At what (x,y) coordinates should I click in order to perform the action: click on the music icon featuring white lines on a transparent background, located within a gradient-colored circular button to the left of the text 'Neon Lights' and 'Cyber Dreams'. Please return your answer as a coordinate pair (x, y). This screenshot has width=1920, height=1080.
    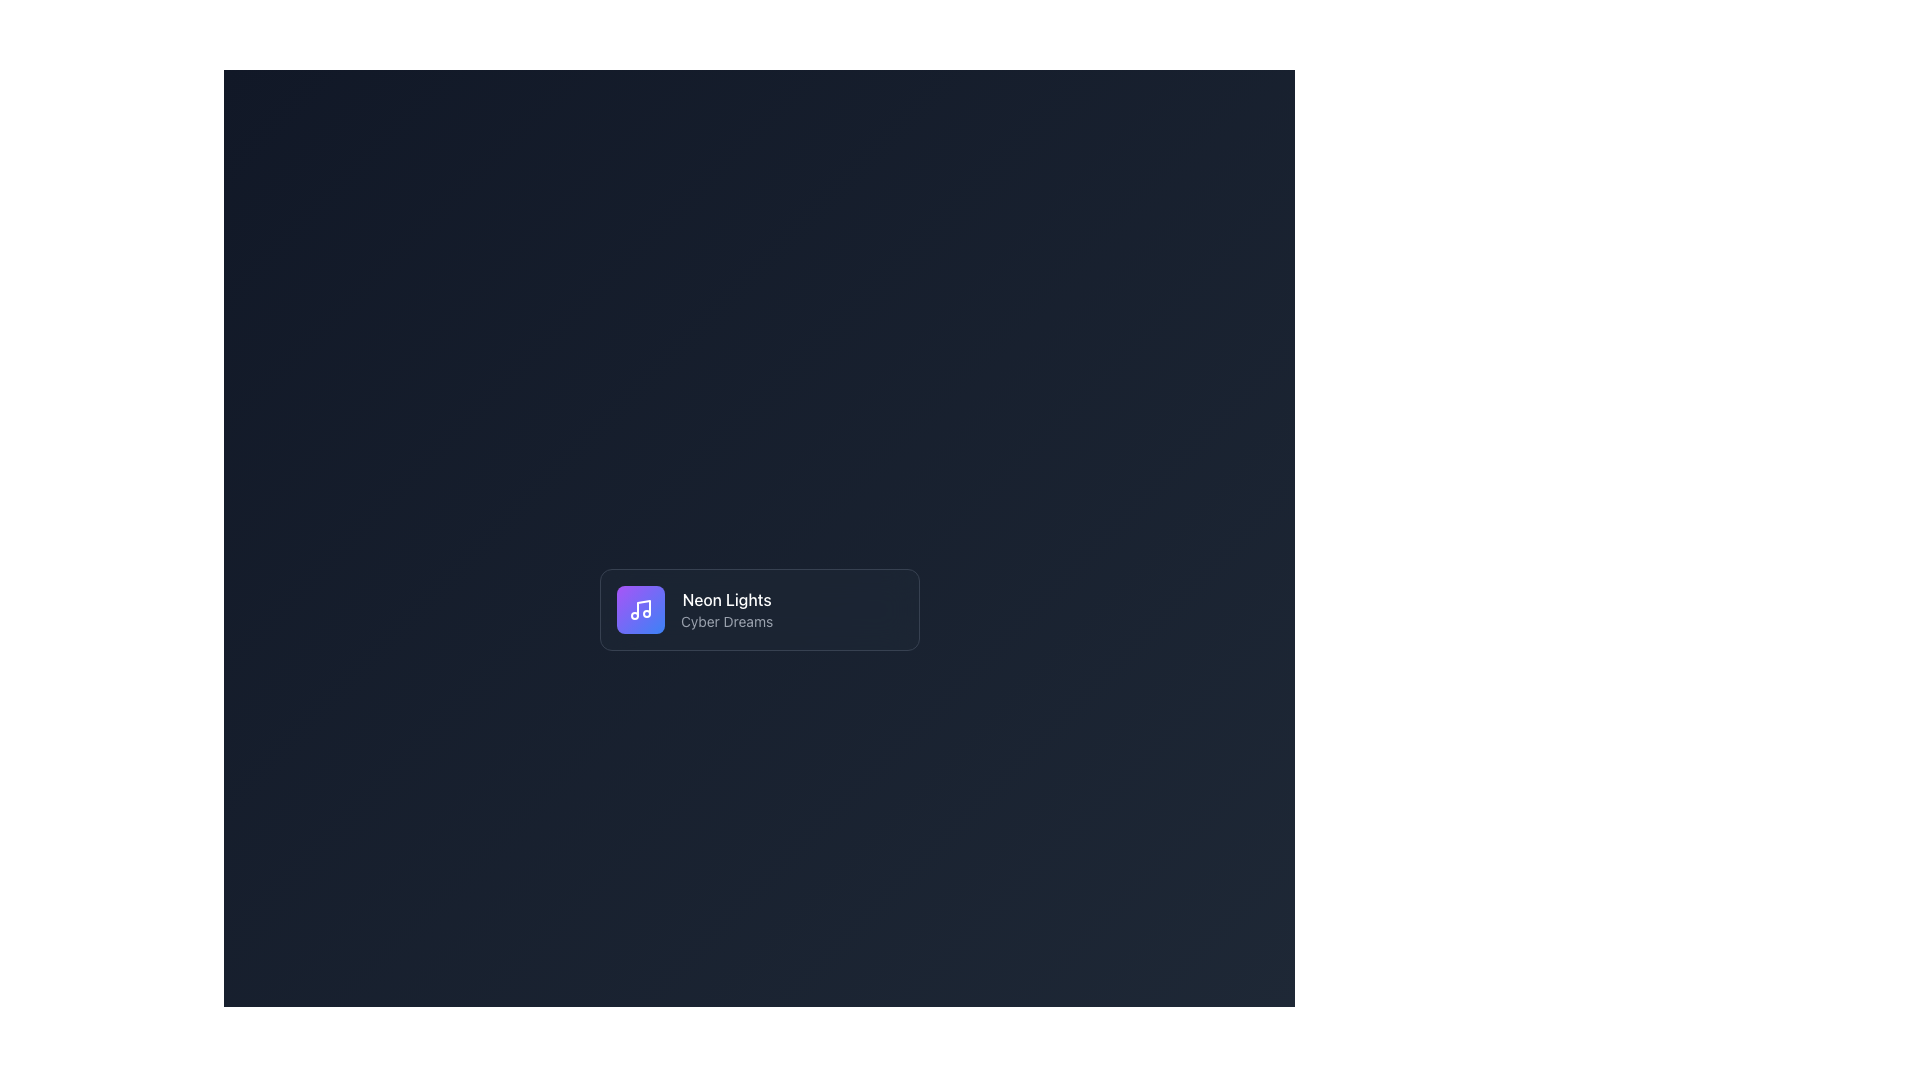
    Looking at the image, I should click on (640, 608).